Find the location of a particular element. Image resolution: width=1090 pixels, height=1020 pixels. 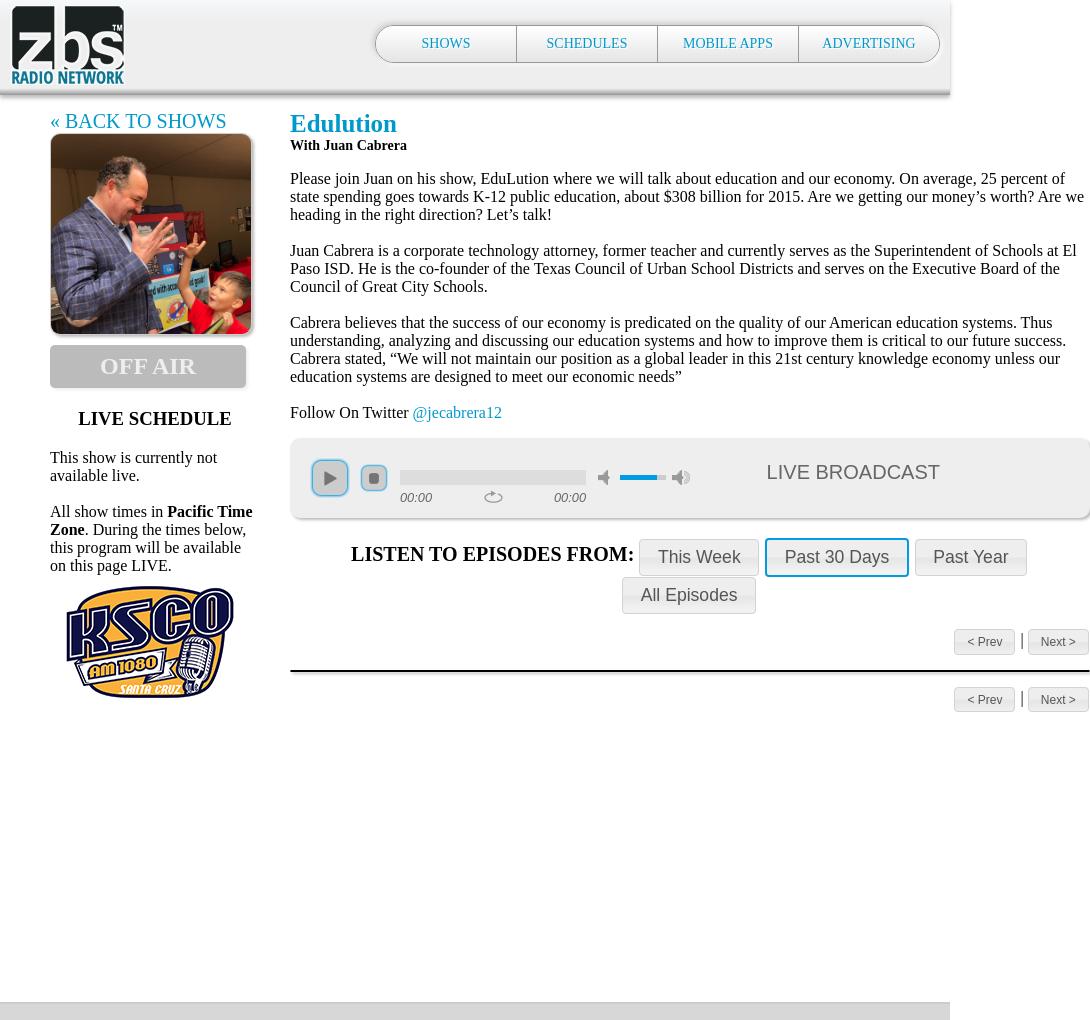

'Cabrera believes that the success of our economy is predicated on the quality of our American education systems. Thus understanding, analyzing and discussing our education systems and how to improve them is critical to our future success. Cabrera stated, “We will not maintain our position as a global leader in this 21st century knowledge economy unless our education systems are designed to meet our economic needs”' is located at coordinates (677, 348).